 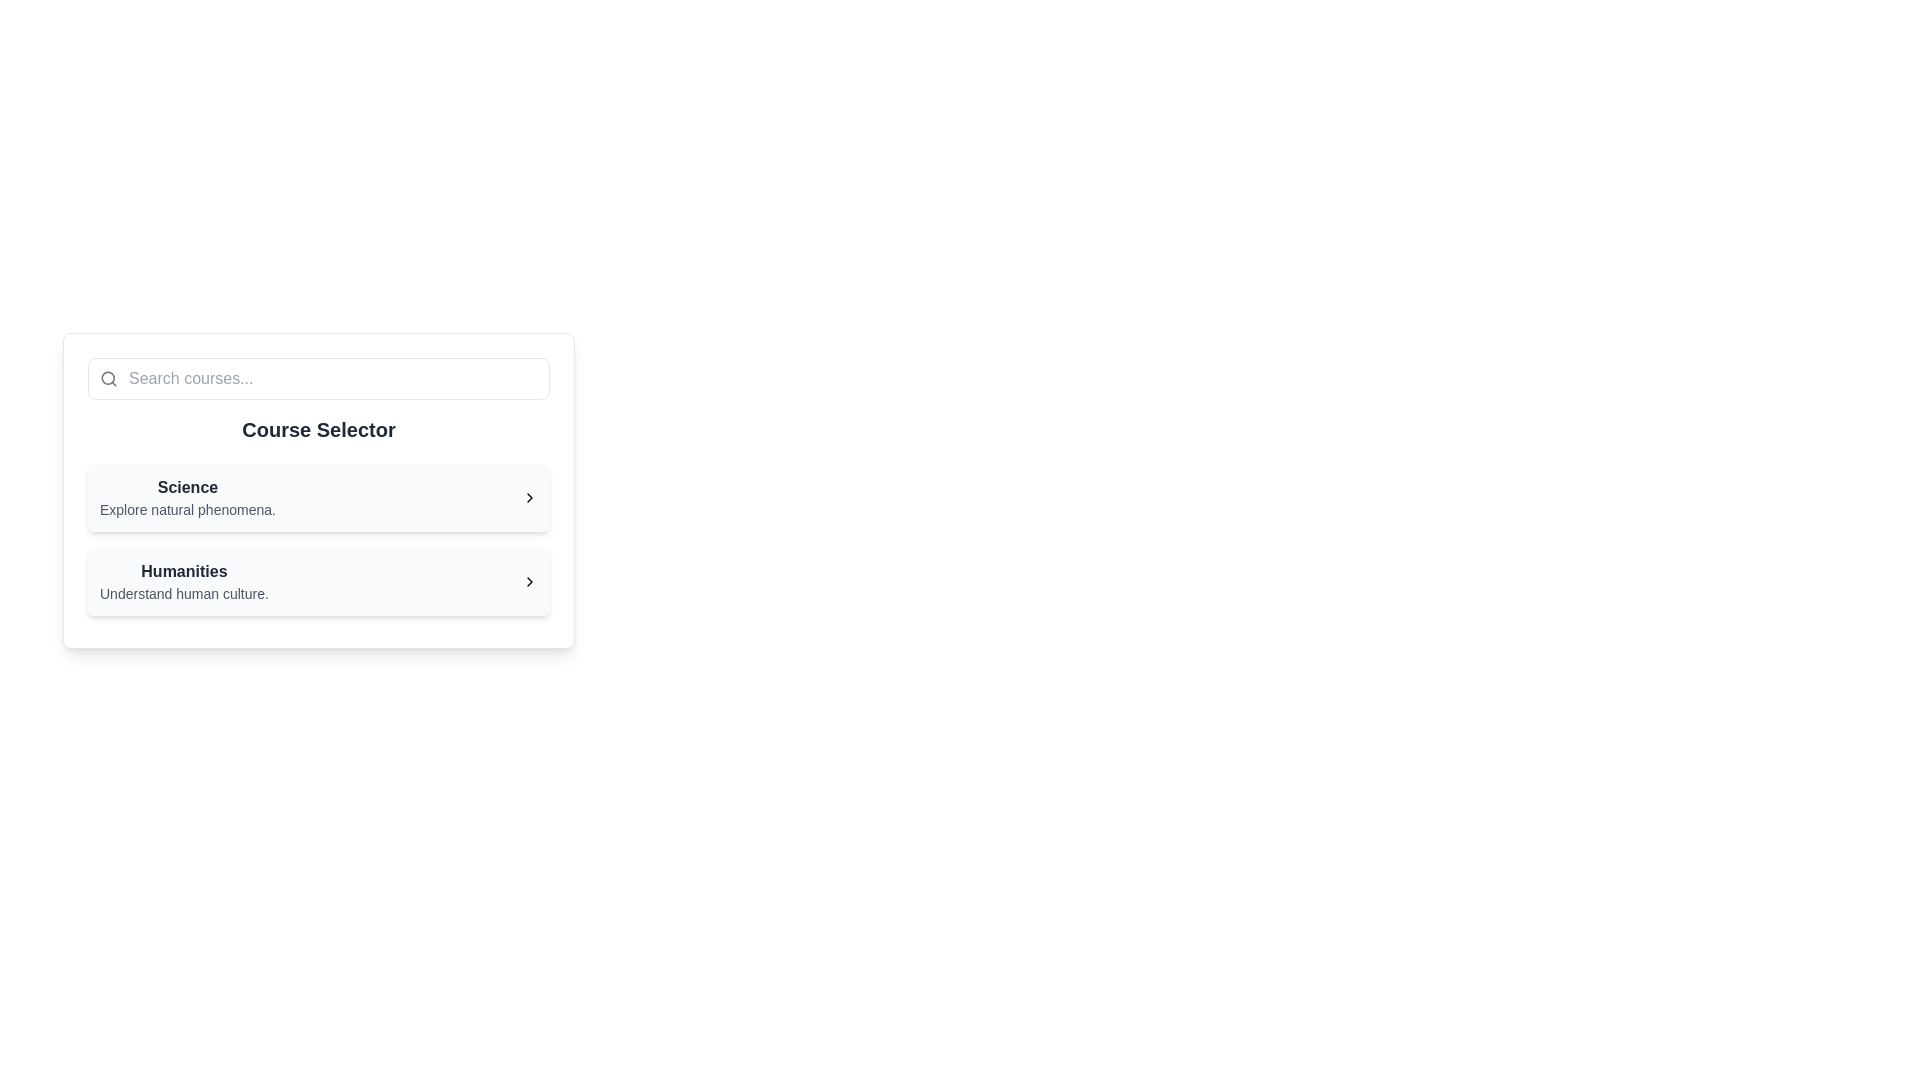 I want to click on the right-chevron icon located at the far right end of the 'Science' item box, adjacent to the text 'Explore natural phenomena.' for accessibility, so click(x=529, y=496).